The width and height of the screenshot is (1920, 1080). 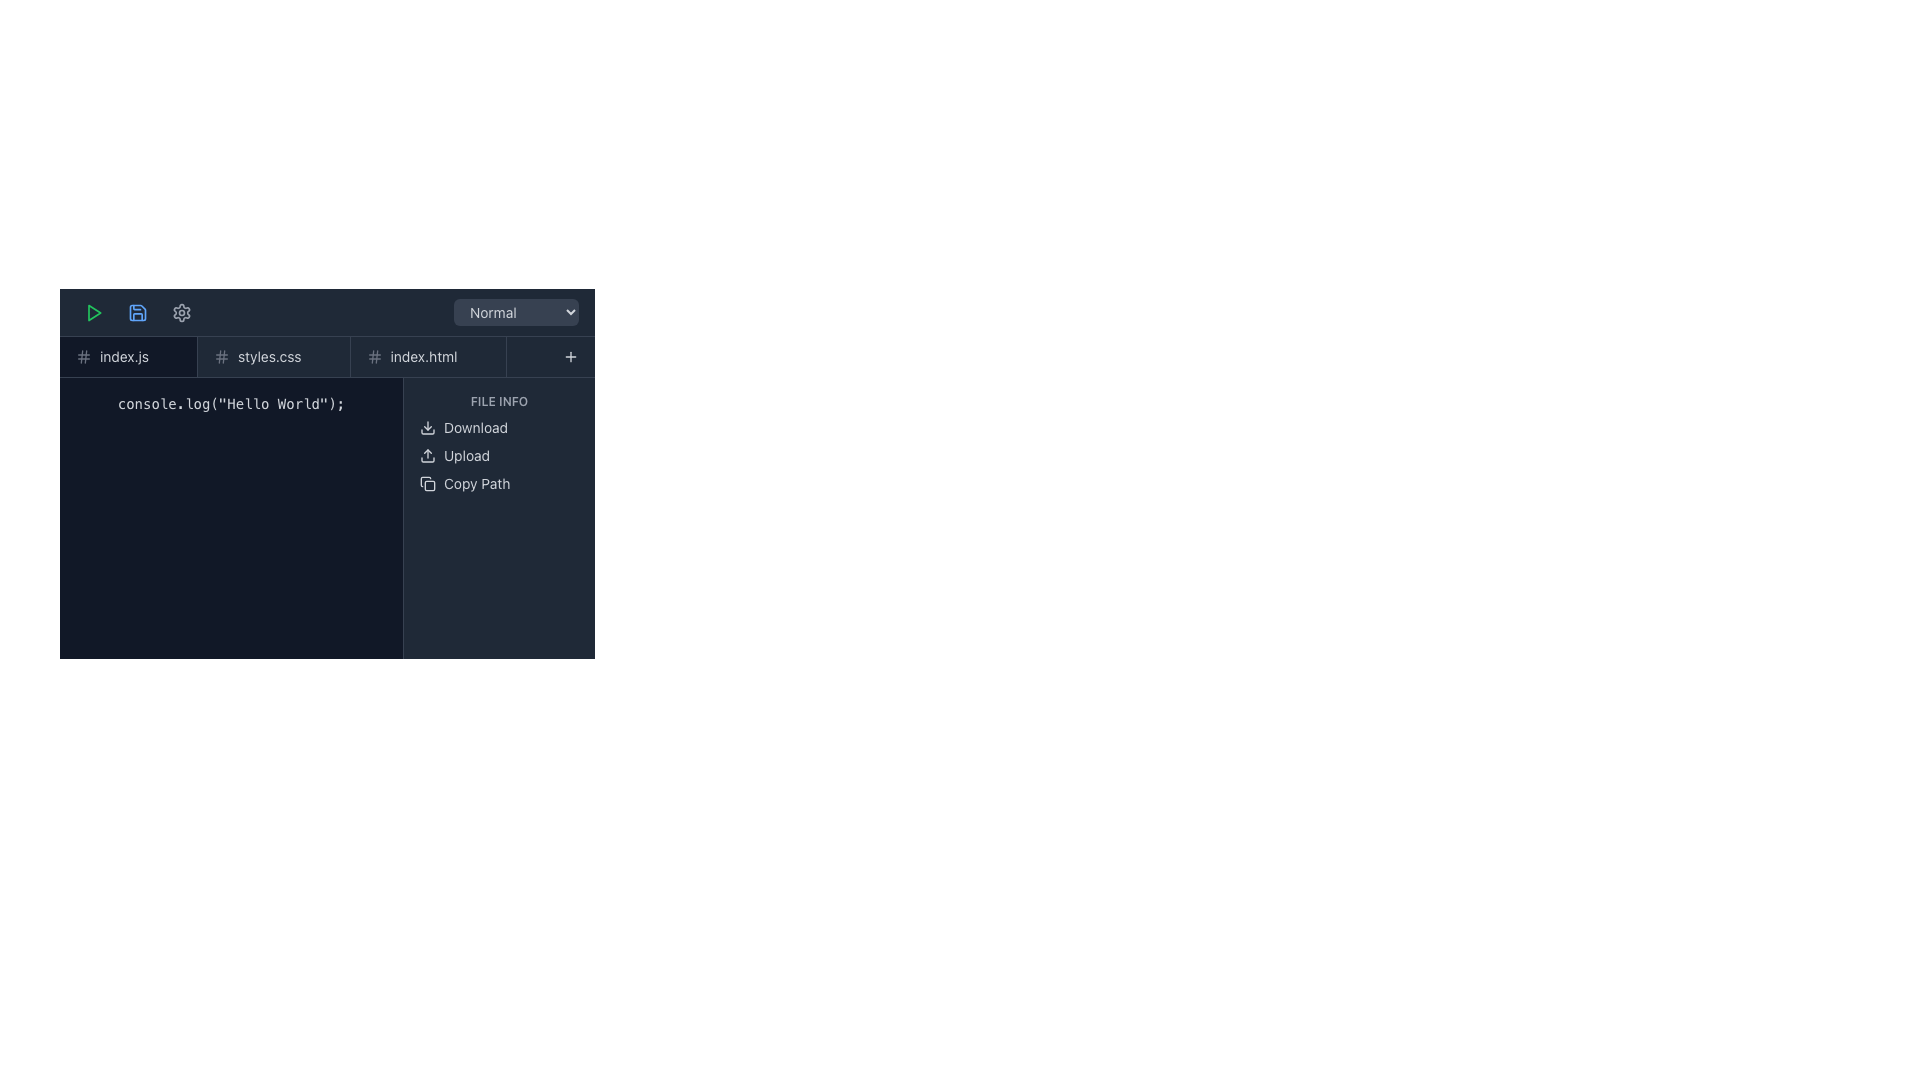 I want to click on the green play button icon, which is a rightward-facing triangle located in the upper-left corner of the dark-themed application interface, to invoke its action, so click(x=93, y=312).